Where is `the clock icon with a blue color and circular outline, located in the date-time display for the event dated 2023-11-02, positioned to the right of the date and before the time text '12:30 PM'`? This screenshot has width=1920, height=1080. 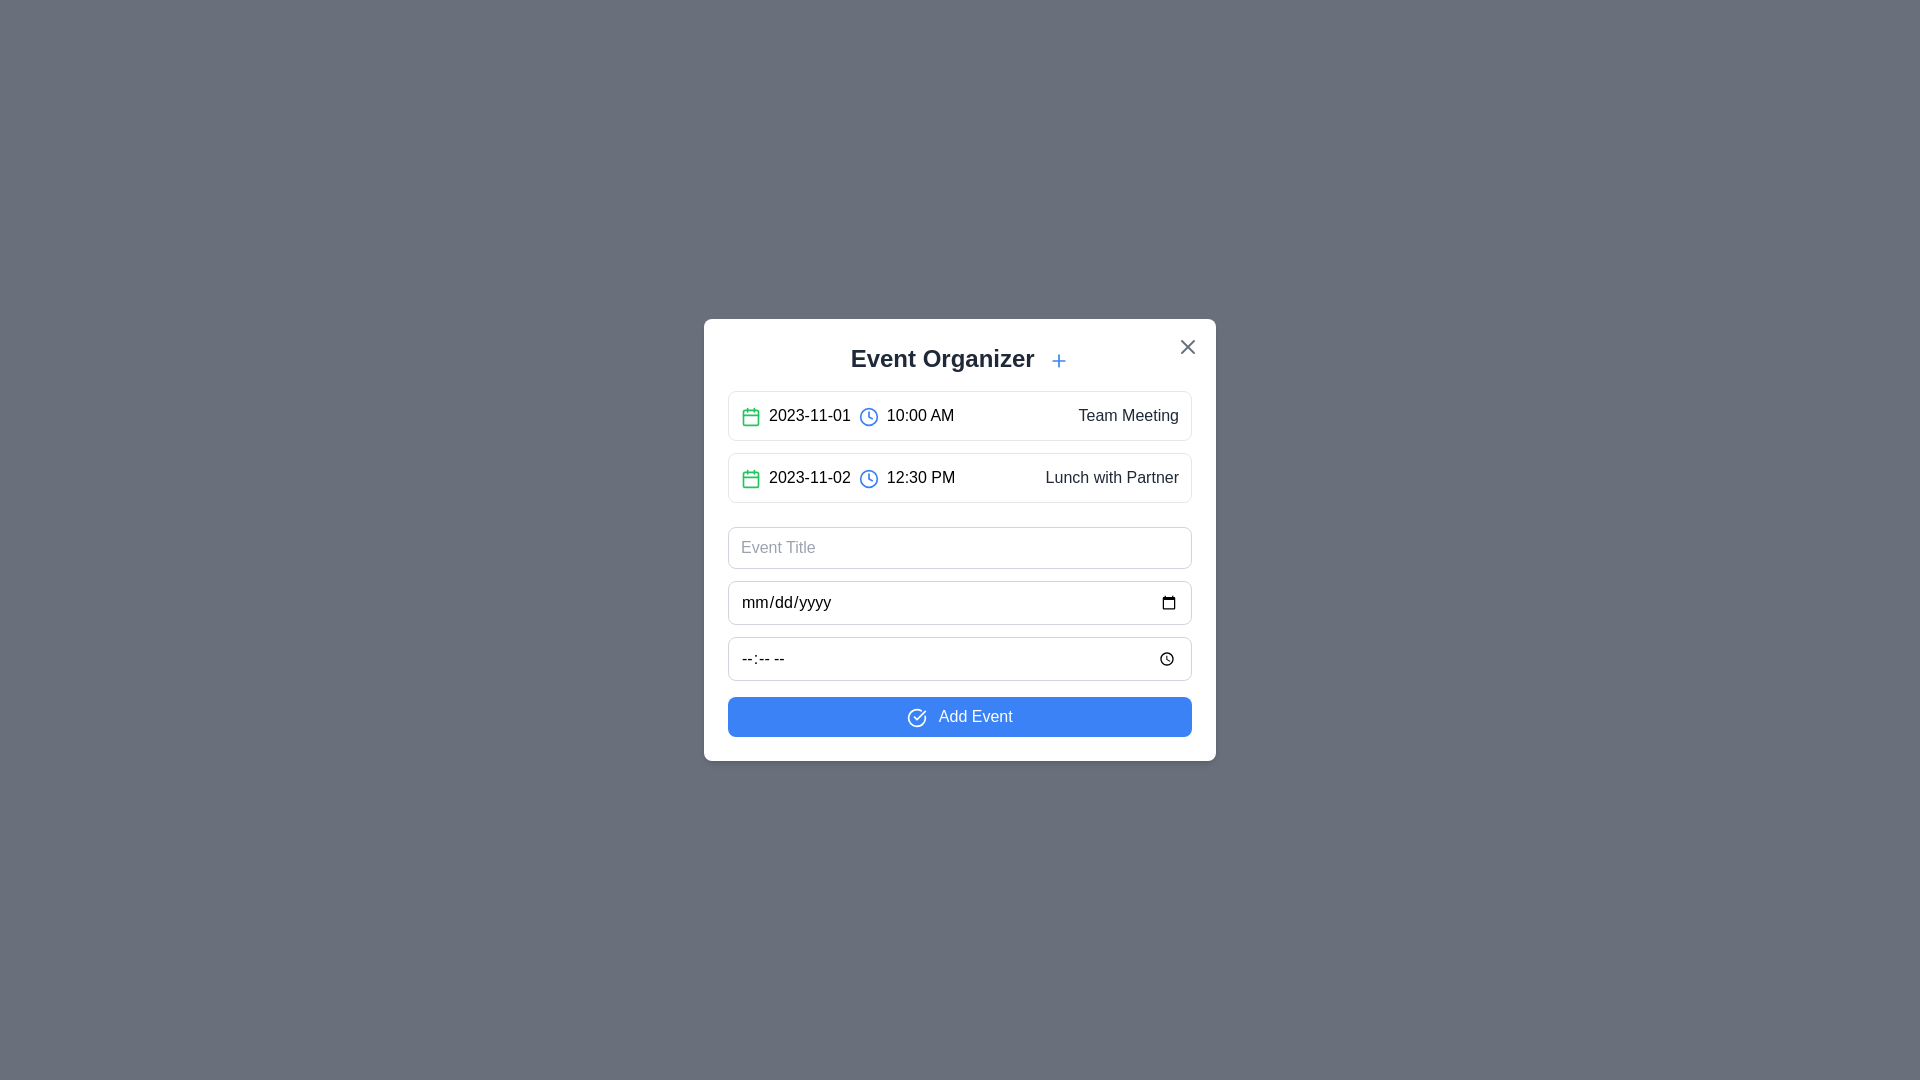
the clock icon with a blue color and circular outline, located in the date-time display for the event dated 2023-11-02, positioned to the right of the date and before the time text '12:30 PM' is located at coordinates (868, 478).